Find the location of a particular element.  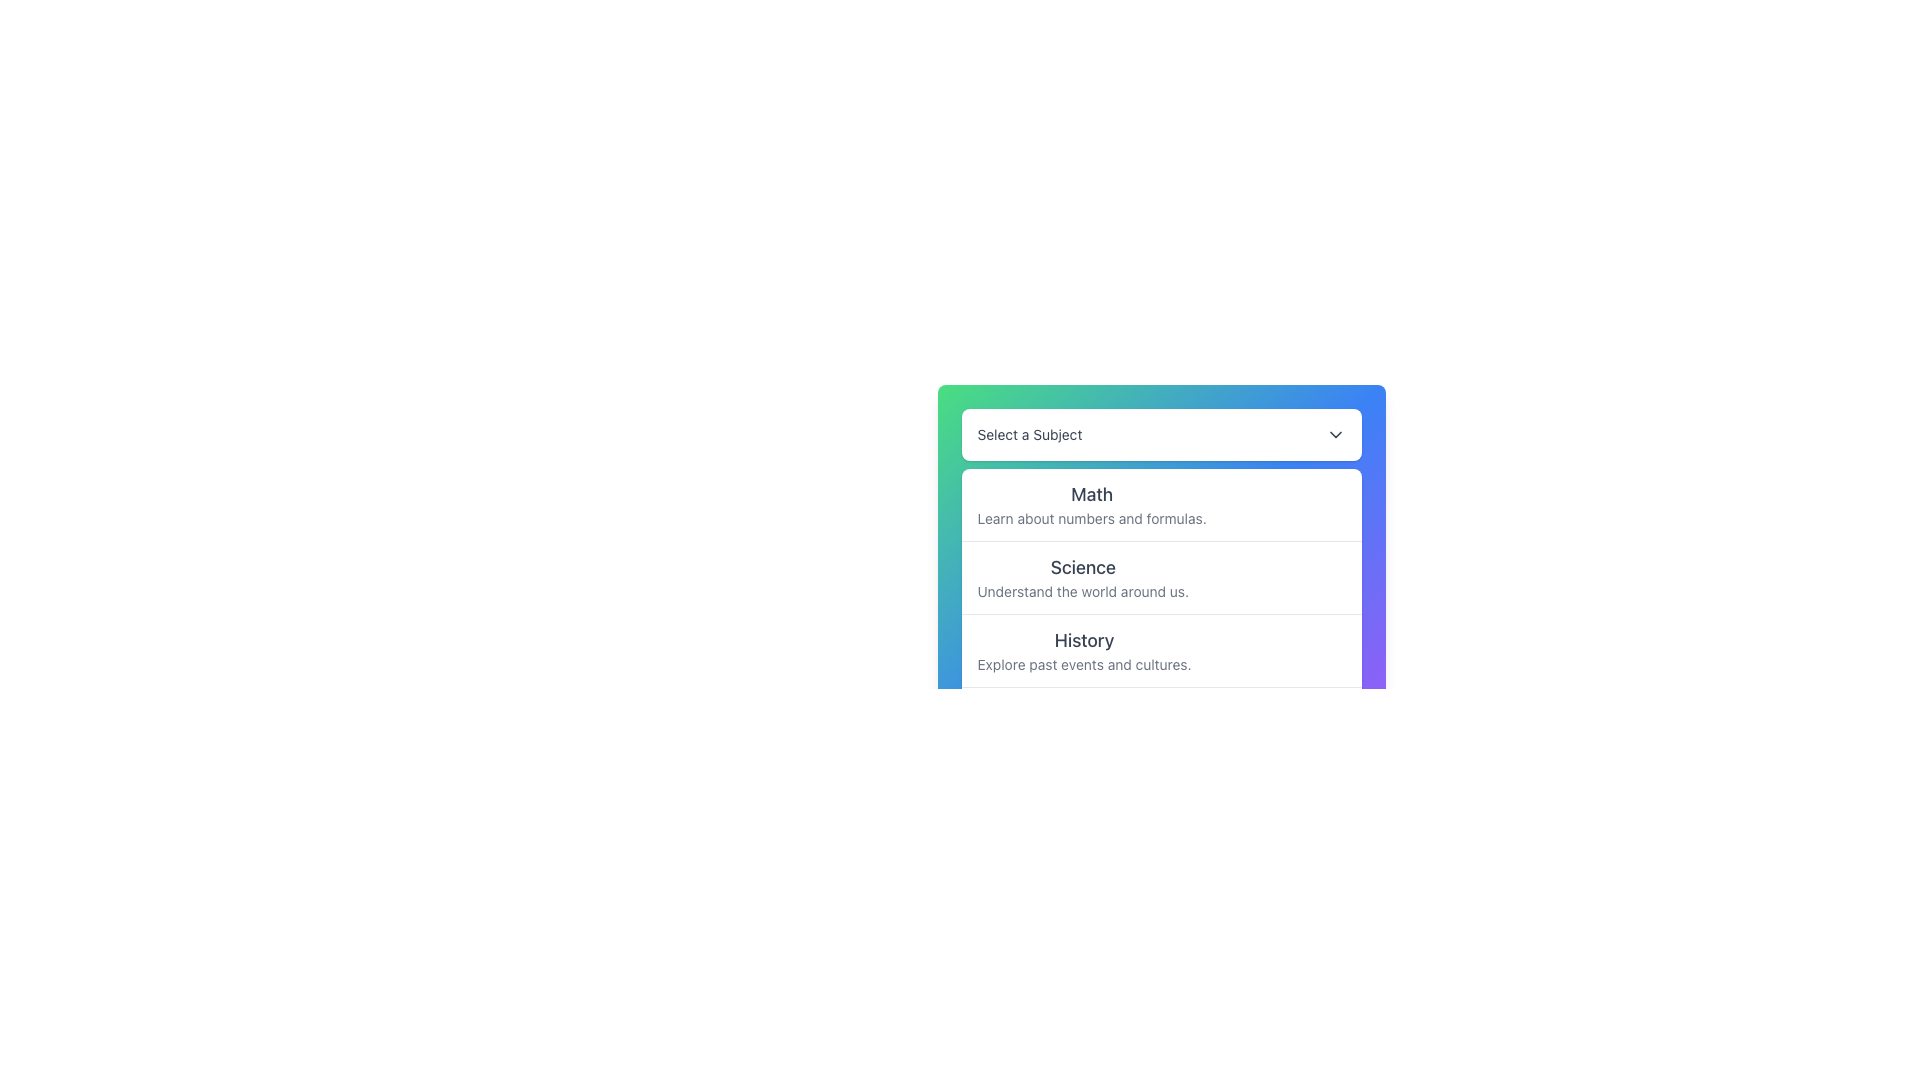

the 'History' list item option, which is the third item in the vertical menu is located at coordinates (1161, 650).